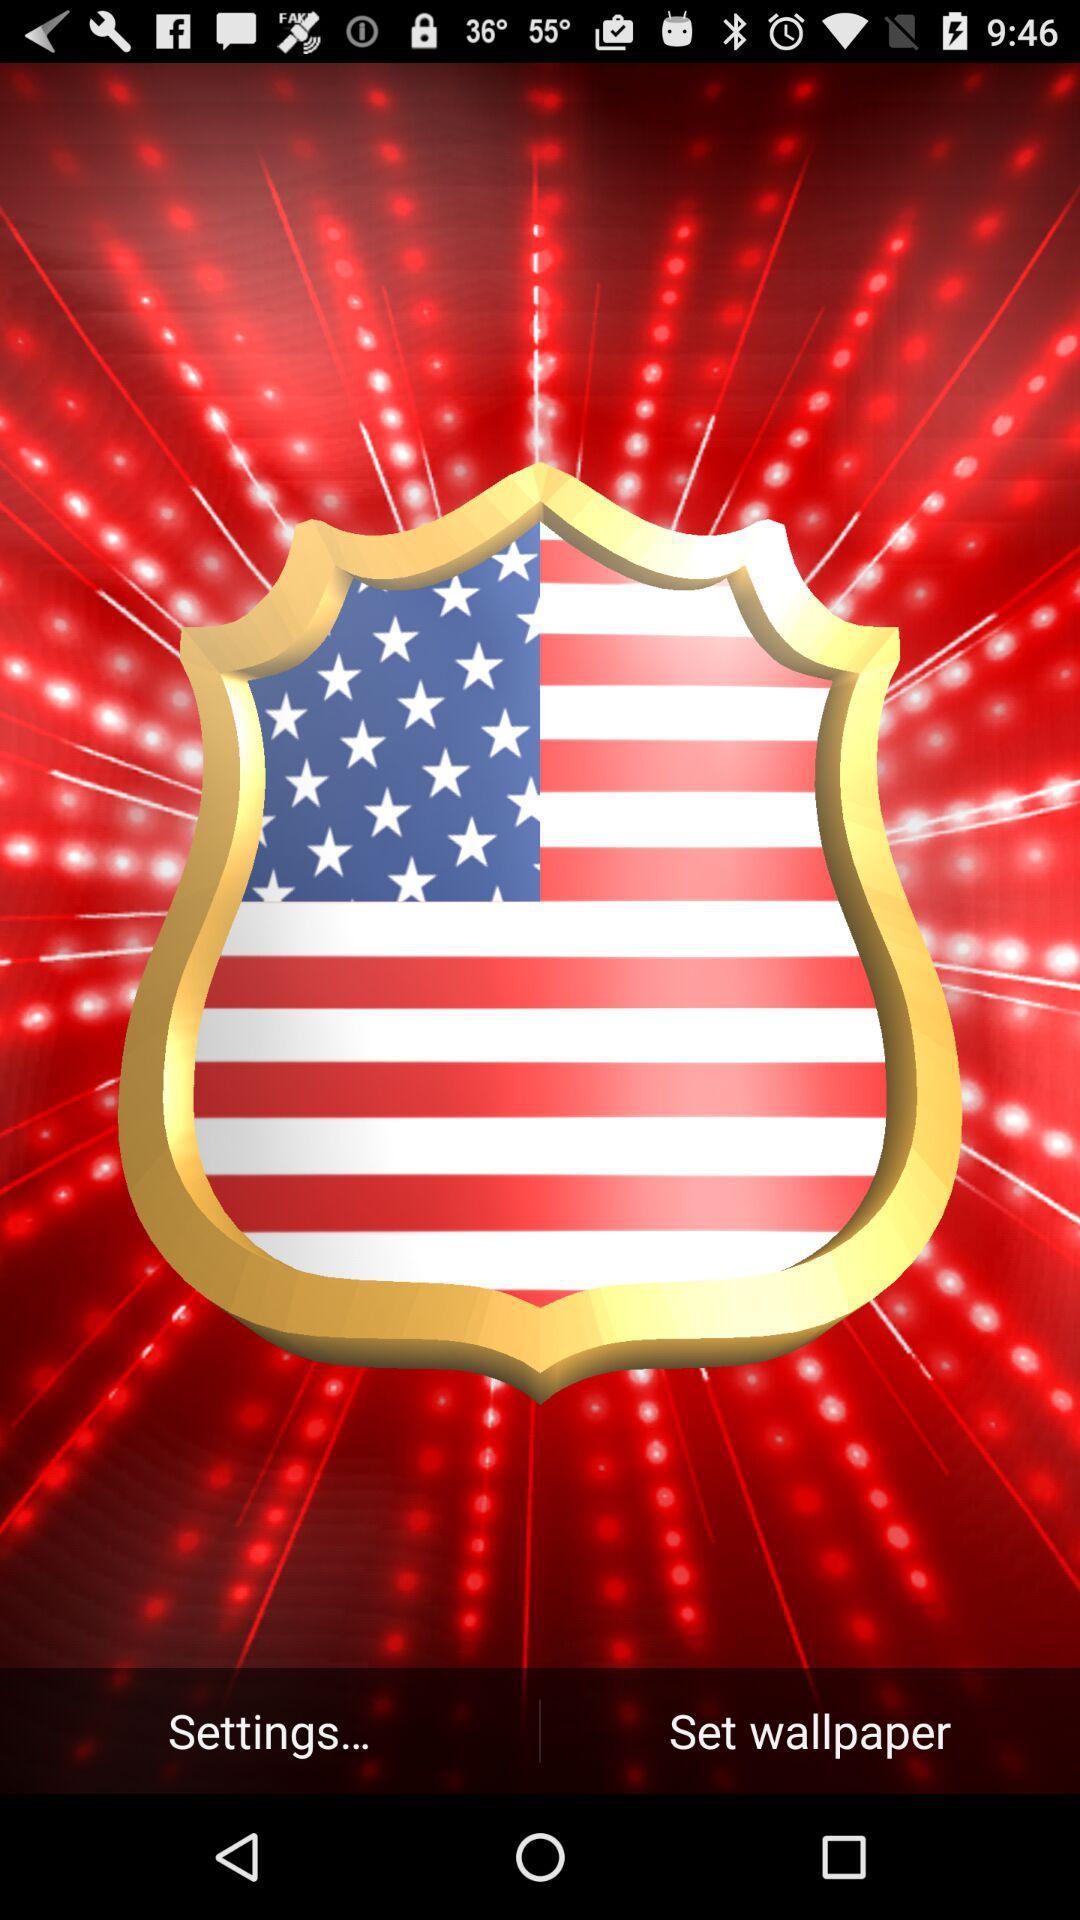 The image size is (1080, 1920). Describe the element at coordinates (268, 1730) in the screenshot. I see `the icon next to set wallpaper button` at that location.